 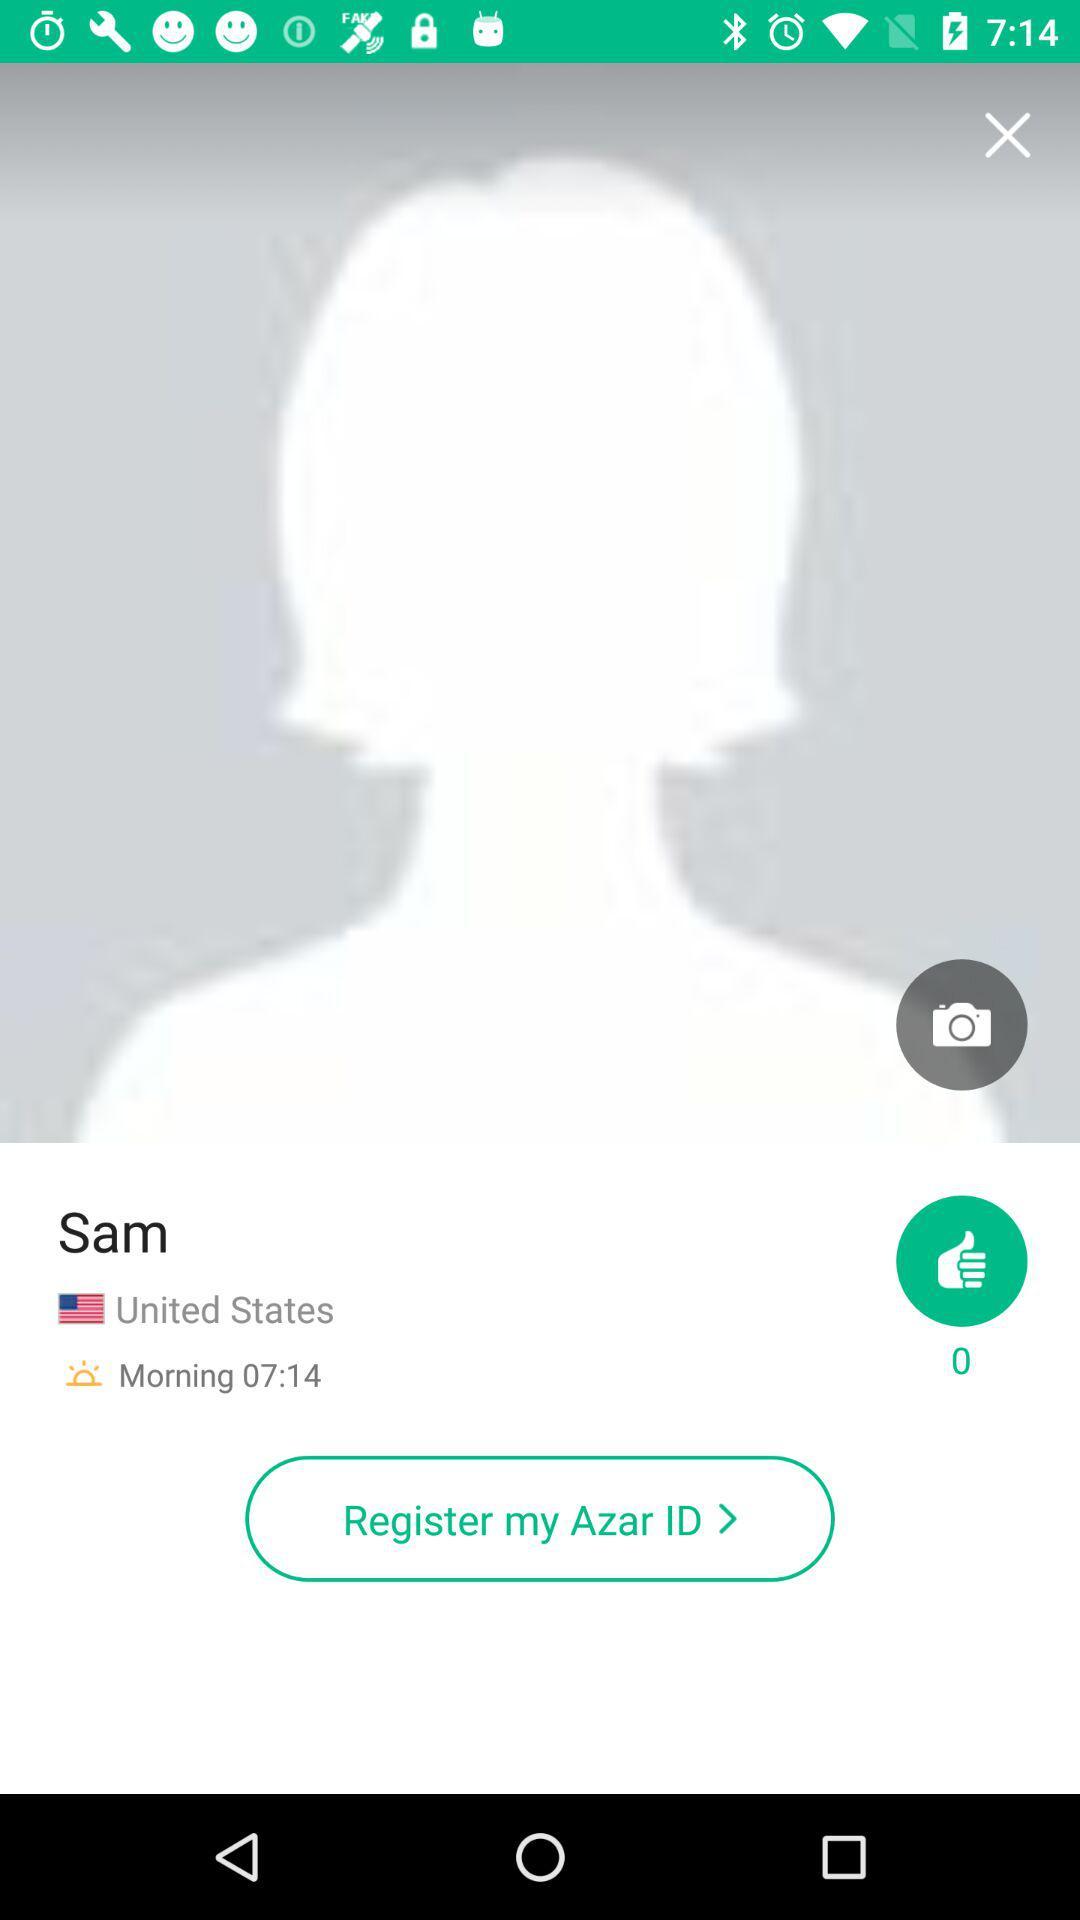 What do you see at coordinates (960, 1024) in the screenshot?
I see `picture` at bounding box center [960, 1024].